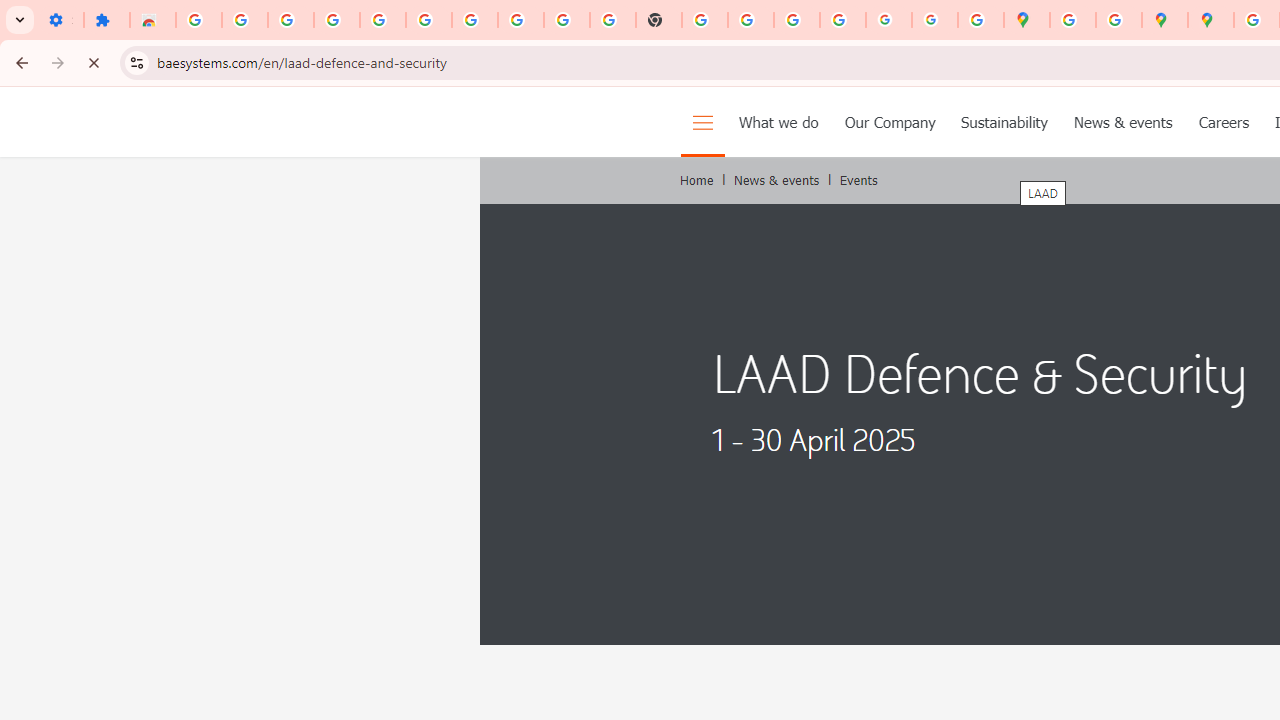 This screenshot has width=1280, height=720. Describe the element at coordinates (1026, 20) in the screenshot. I see `'Google Maps'` at that location.